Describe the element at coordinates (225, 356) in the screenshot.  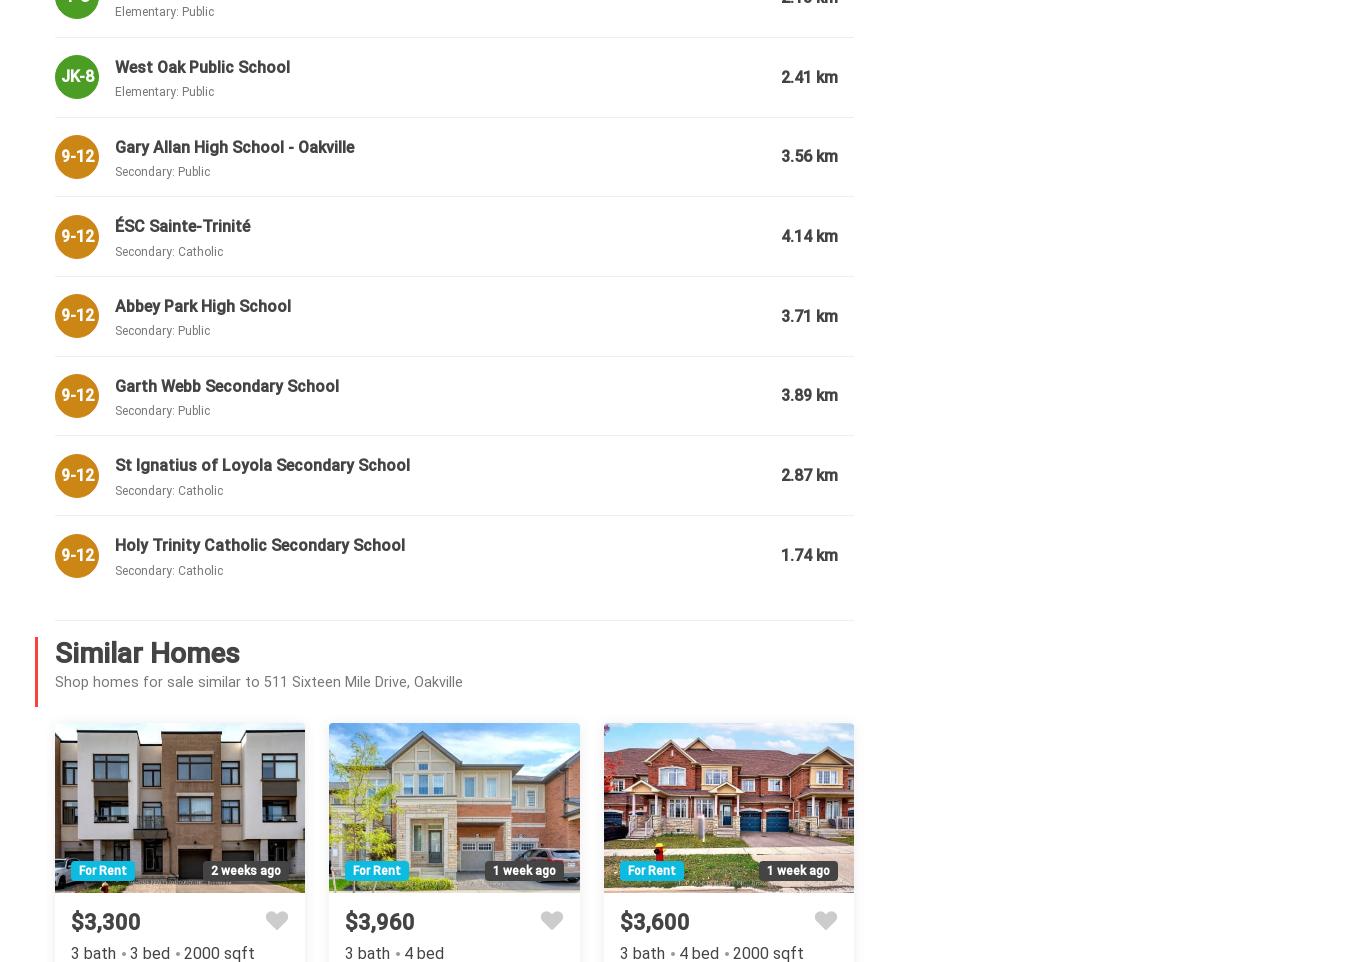
I see `'Room details for 511 Sixteen Mile Drive, Oakville'` at that location.